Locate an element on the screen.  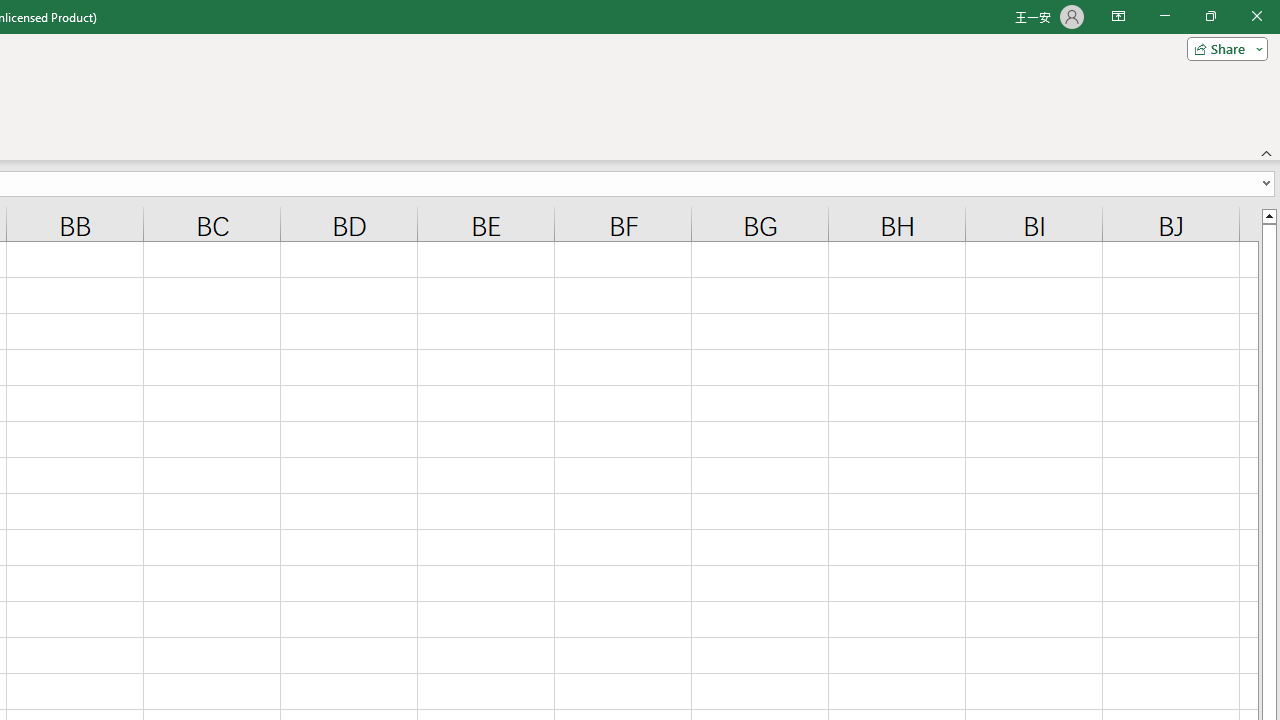
'Ribbon Display Options' is located at coordinates (1117, 16).